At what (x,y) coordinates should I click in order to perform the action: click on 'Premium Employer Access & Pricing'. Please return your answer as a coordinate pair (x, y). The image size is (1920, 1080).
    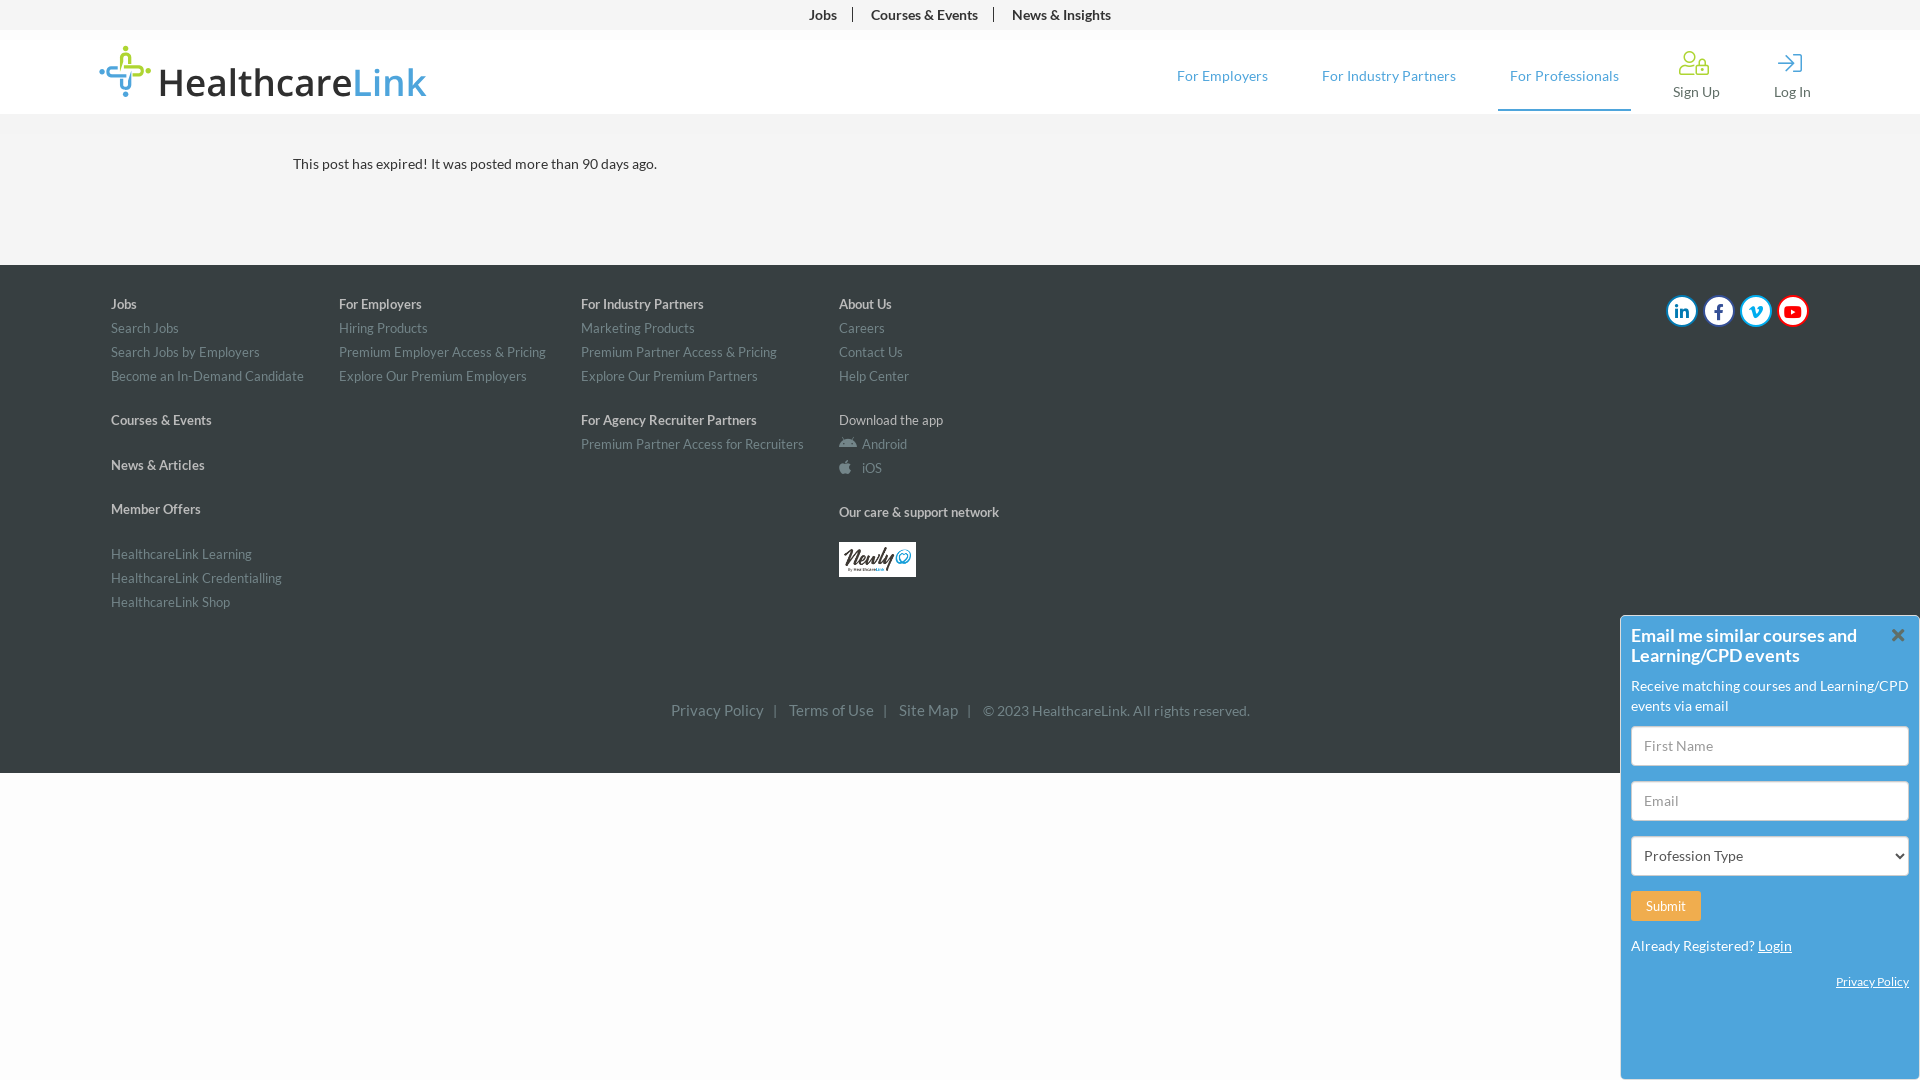
    Looking at the image, I should click on (441, 350).